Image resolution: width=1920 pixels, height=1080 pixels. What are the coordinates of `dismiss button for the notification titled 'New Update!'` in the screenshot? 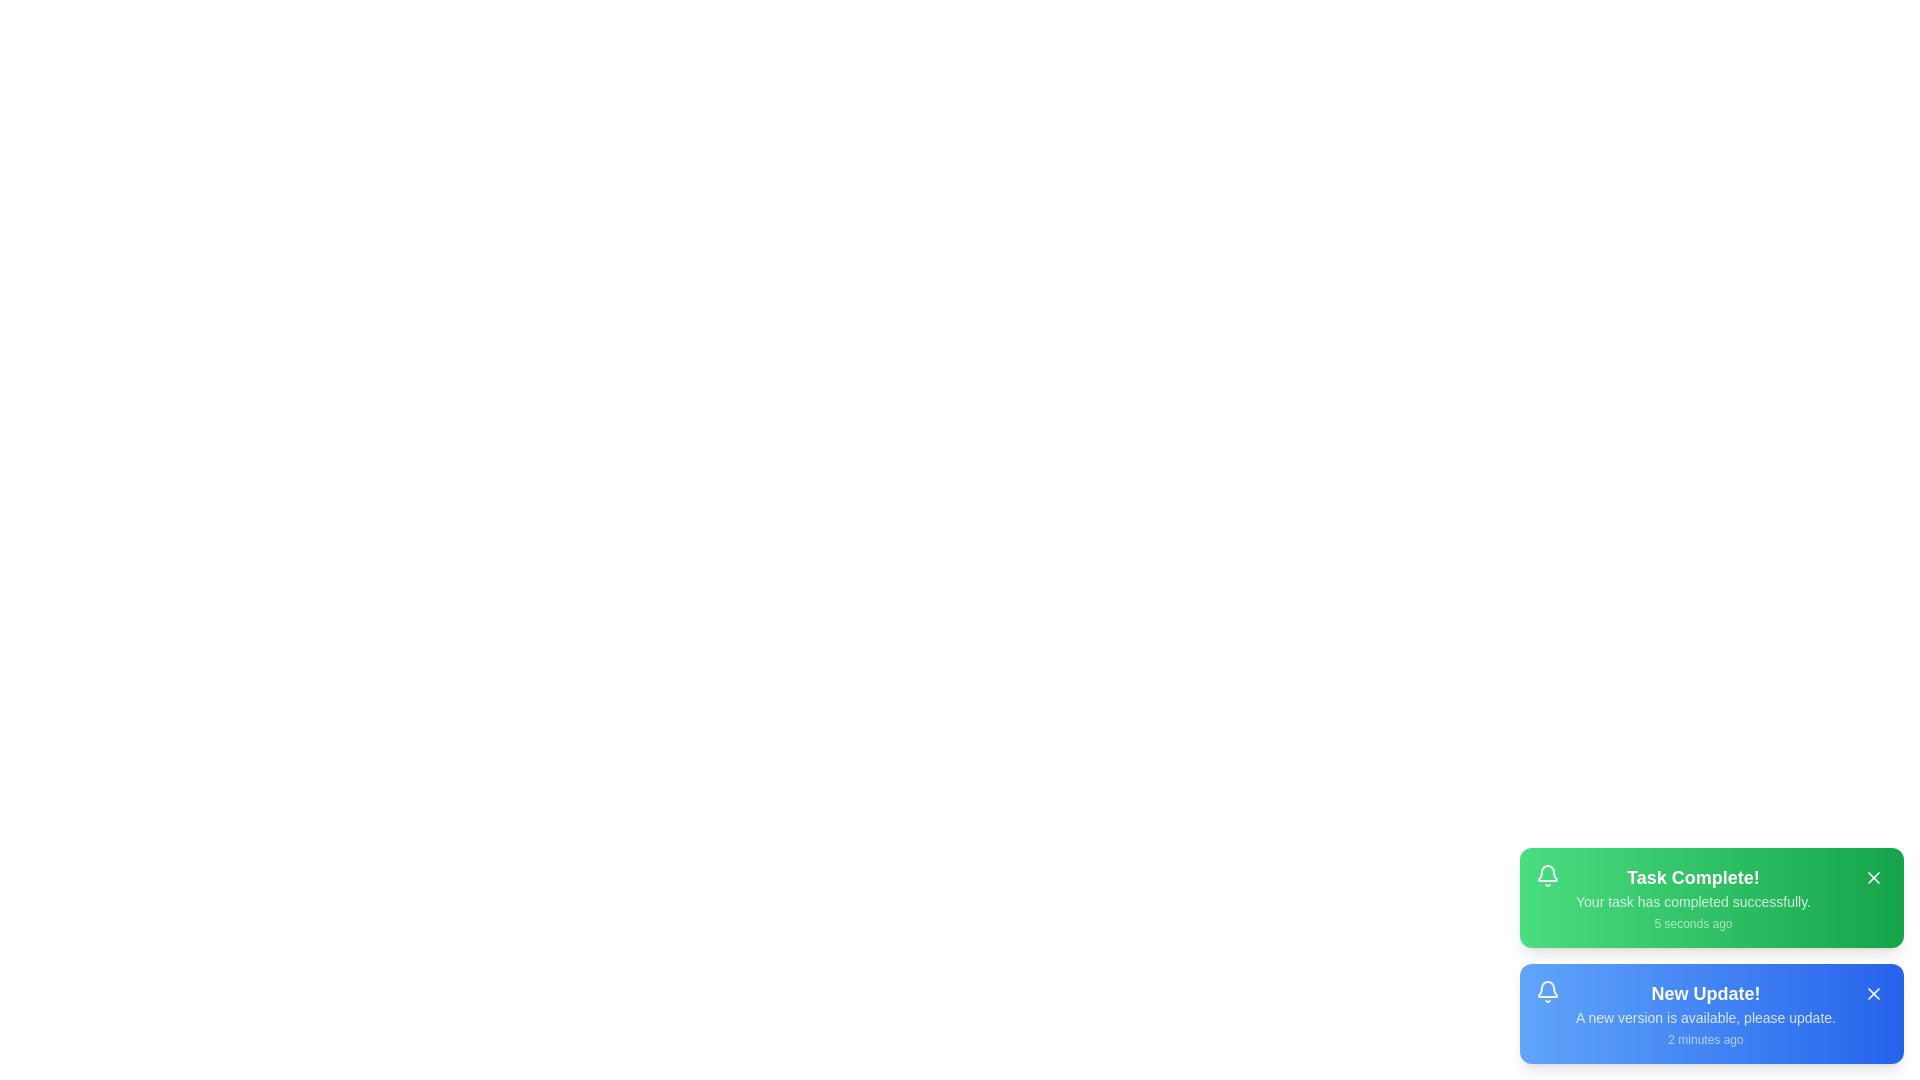 It's located at (1872, 994).